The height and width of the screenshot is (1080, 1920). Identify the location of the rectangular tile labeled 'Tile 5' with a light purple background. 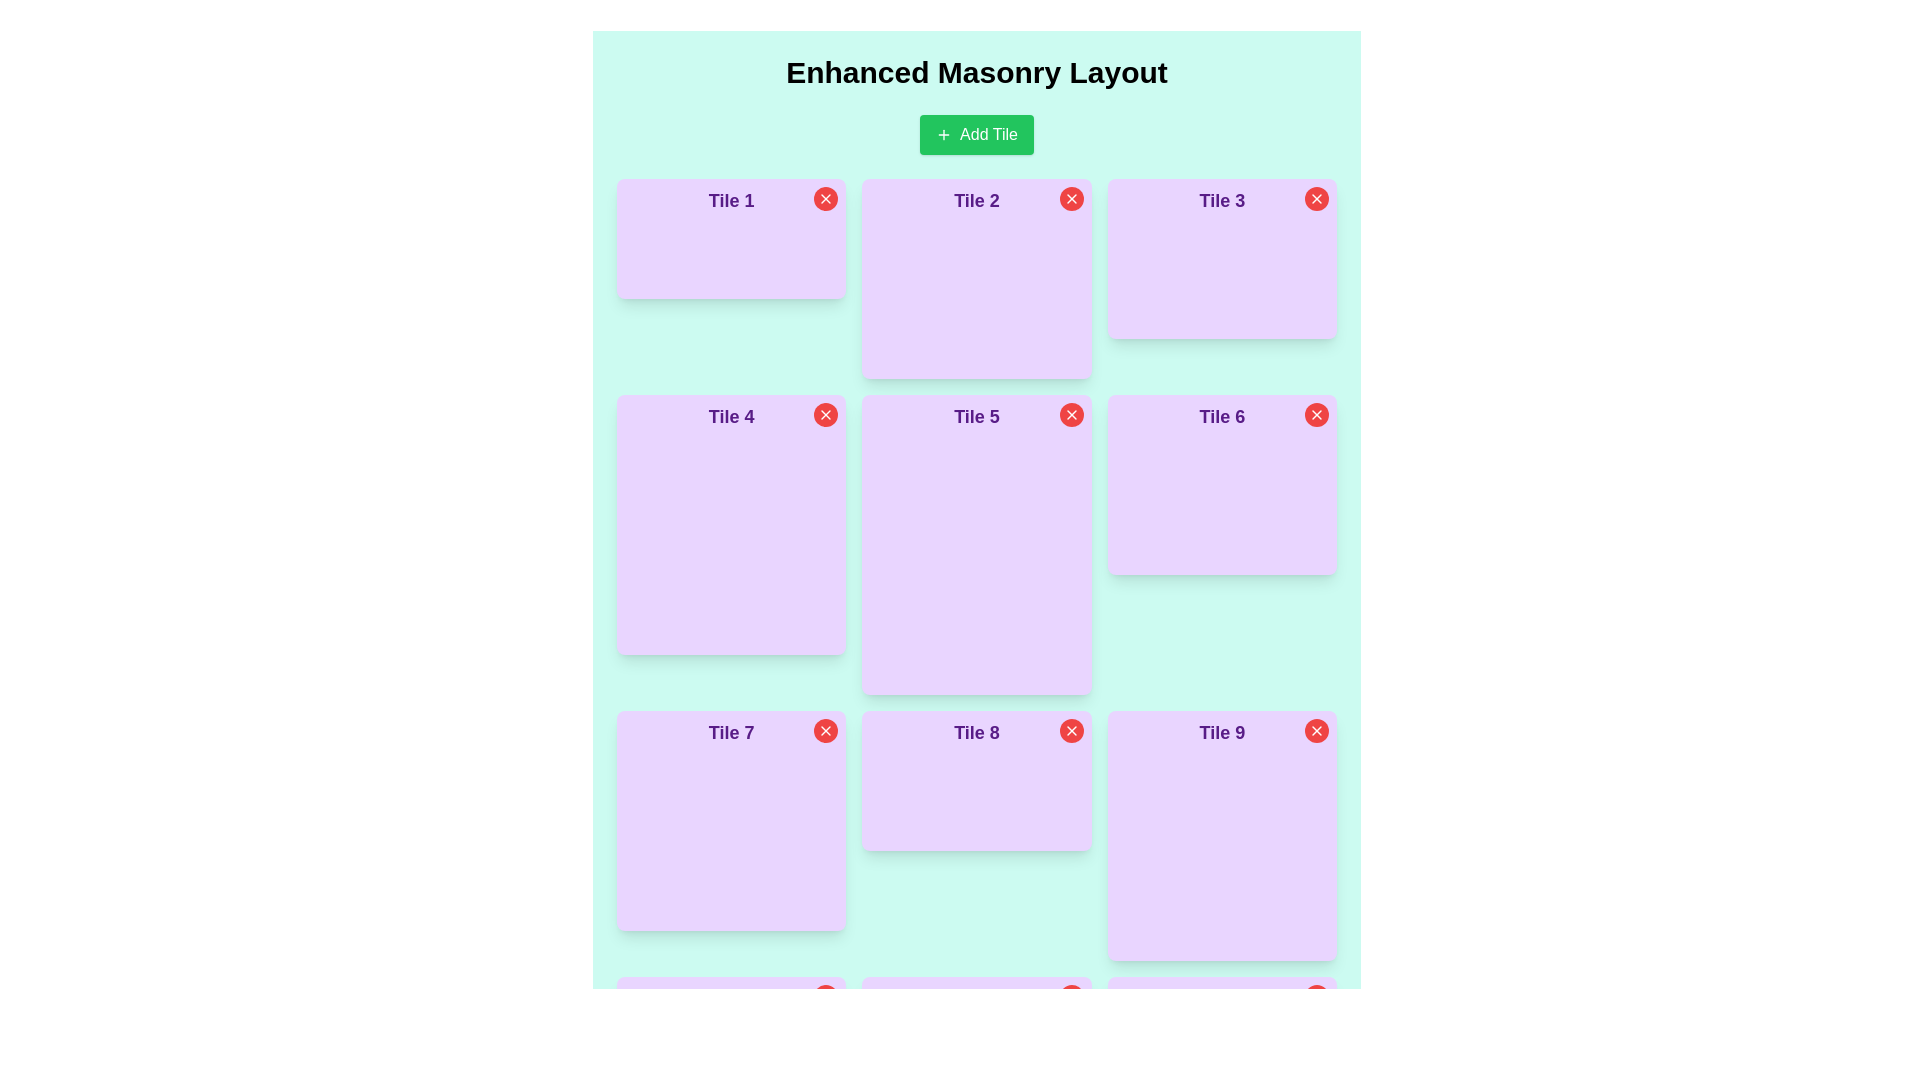
(976, 544).